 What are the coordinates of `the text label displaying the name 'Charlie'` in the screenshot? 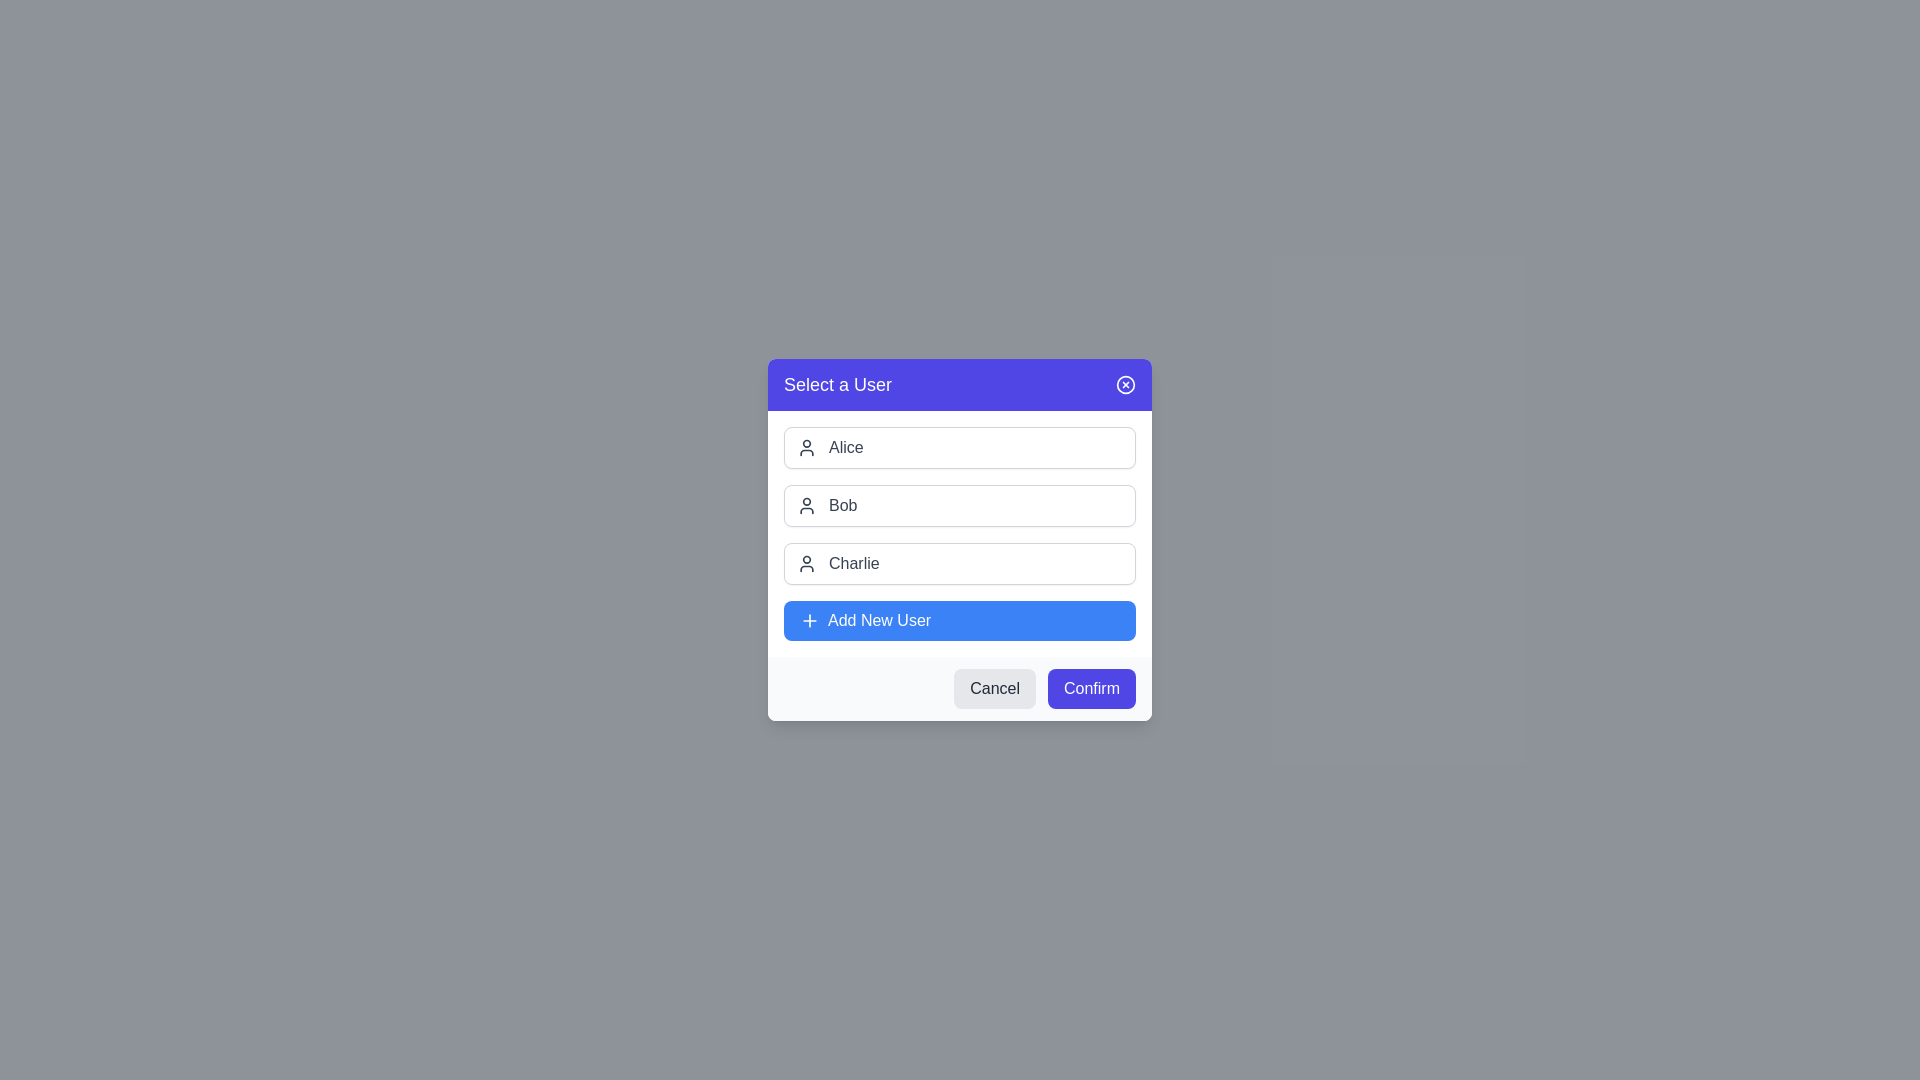 It's located at (854, 563).